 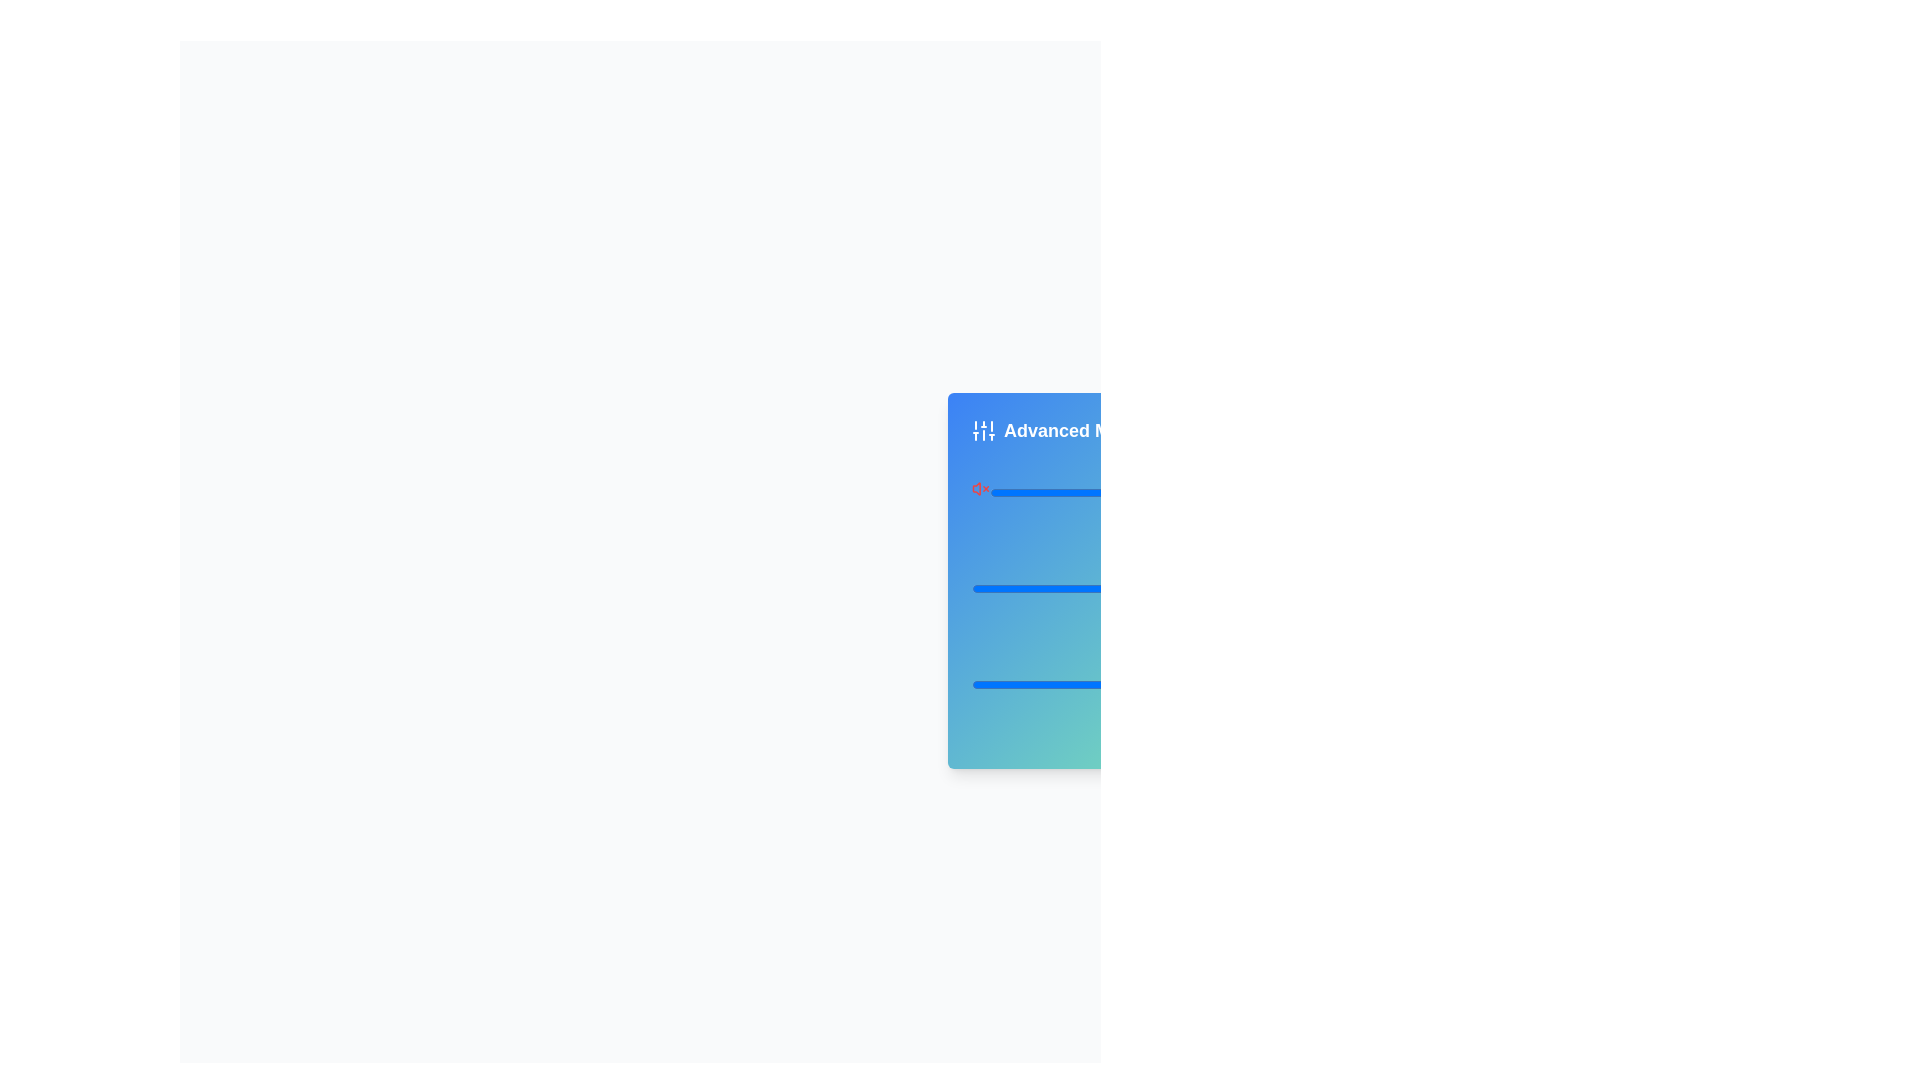 I want to click on slider value, so click(x=1108, y=684).